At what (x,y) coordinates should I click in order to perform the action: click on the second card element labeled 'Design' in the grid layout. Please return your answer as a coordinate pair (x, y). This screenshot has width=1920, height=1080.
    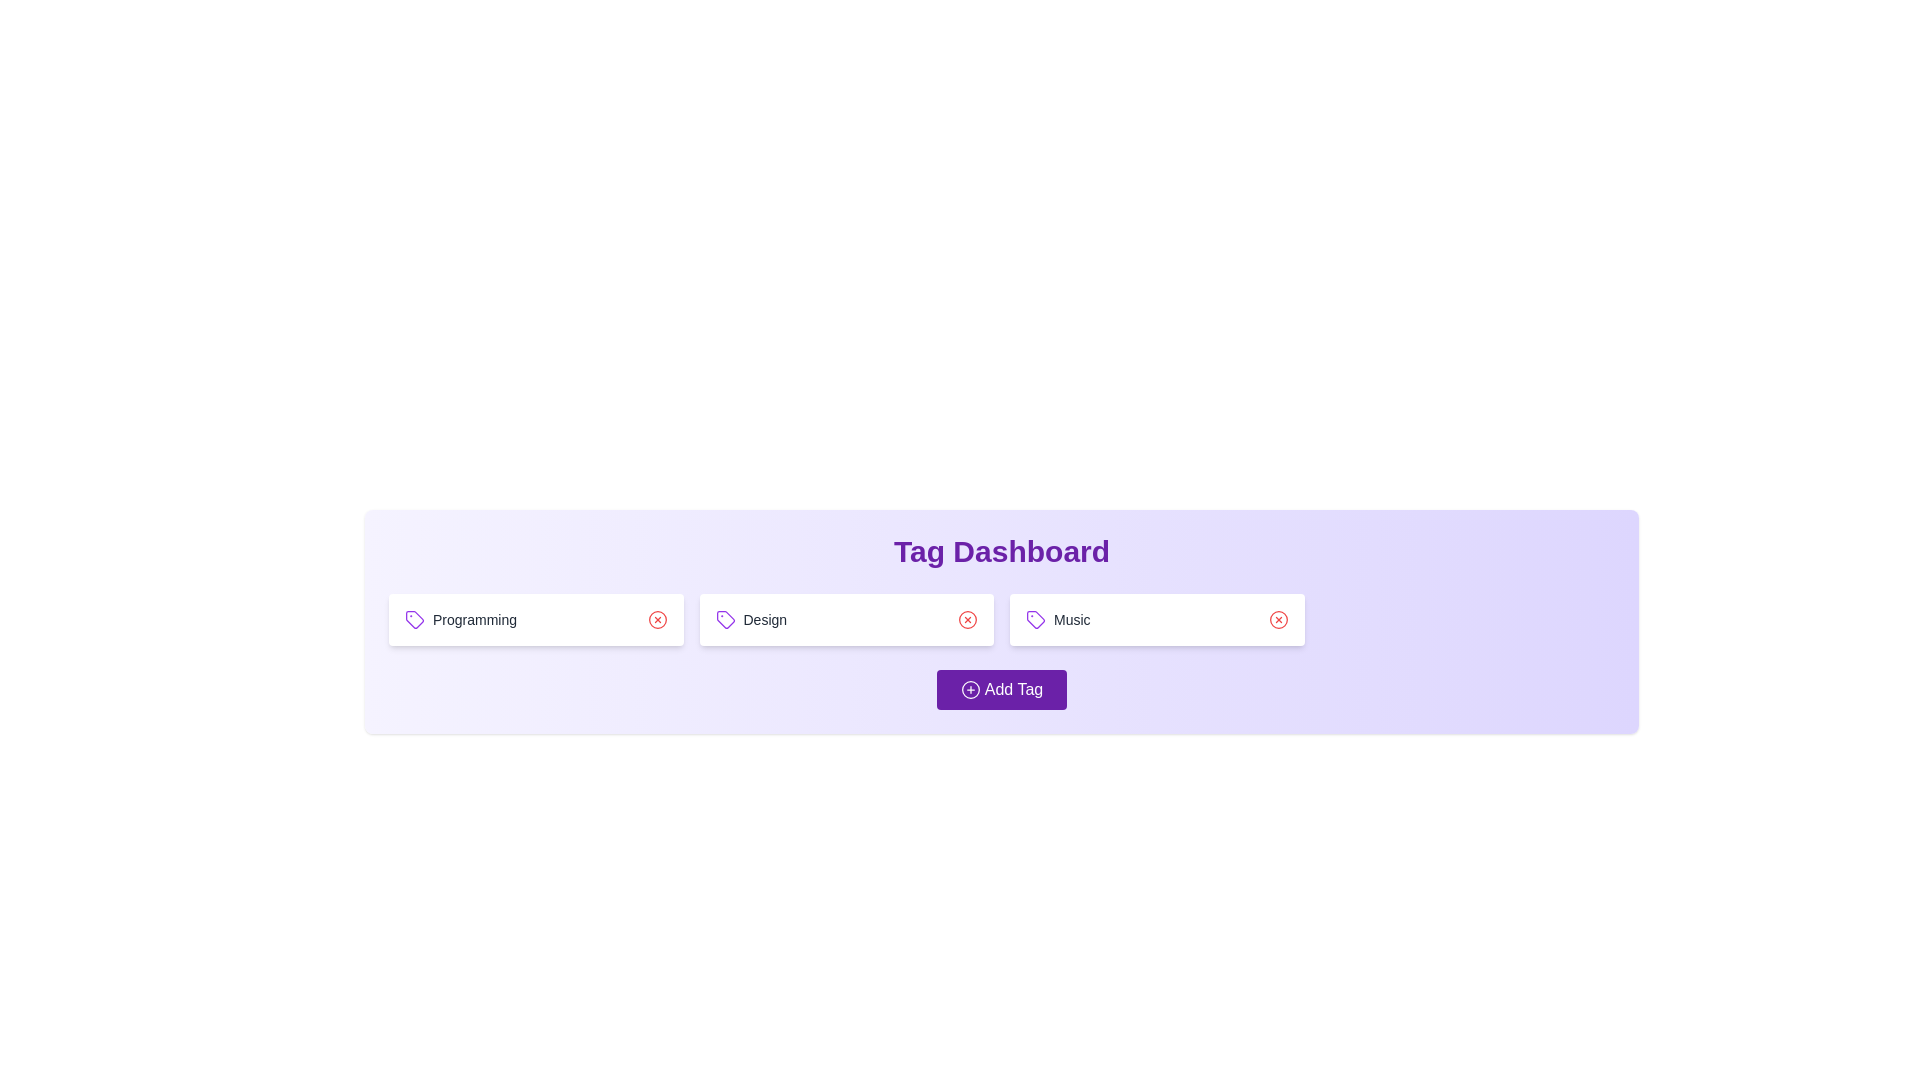
    Looking at the image, I should click on (846, 619).